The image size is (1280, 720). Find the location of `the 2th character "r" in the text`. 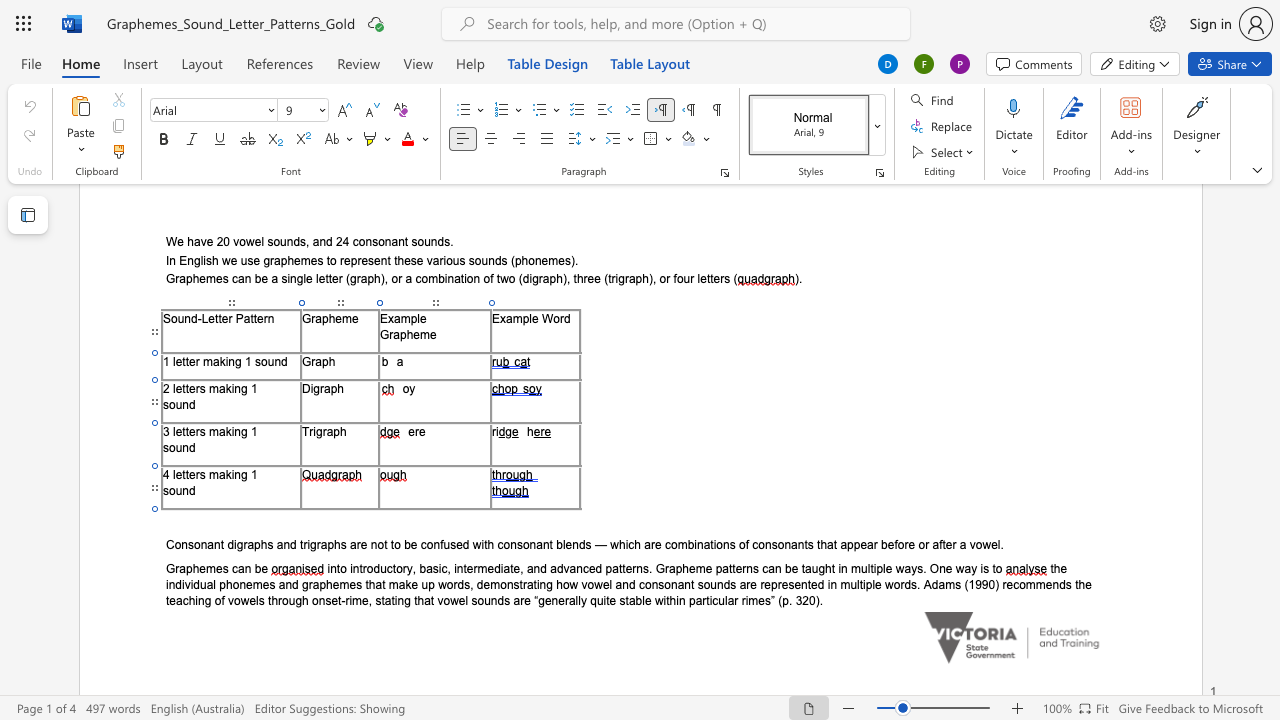

the 2th character "r" in the text is located at coordinates (304, 544).